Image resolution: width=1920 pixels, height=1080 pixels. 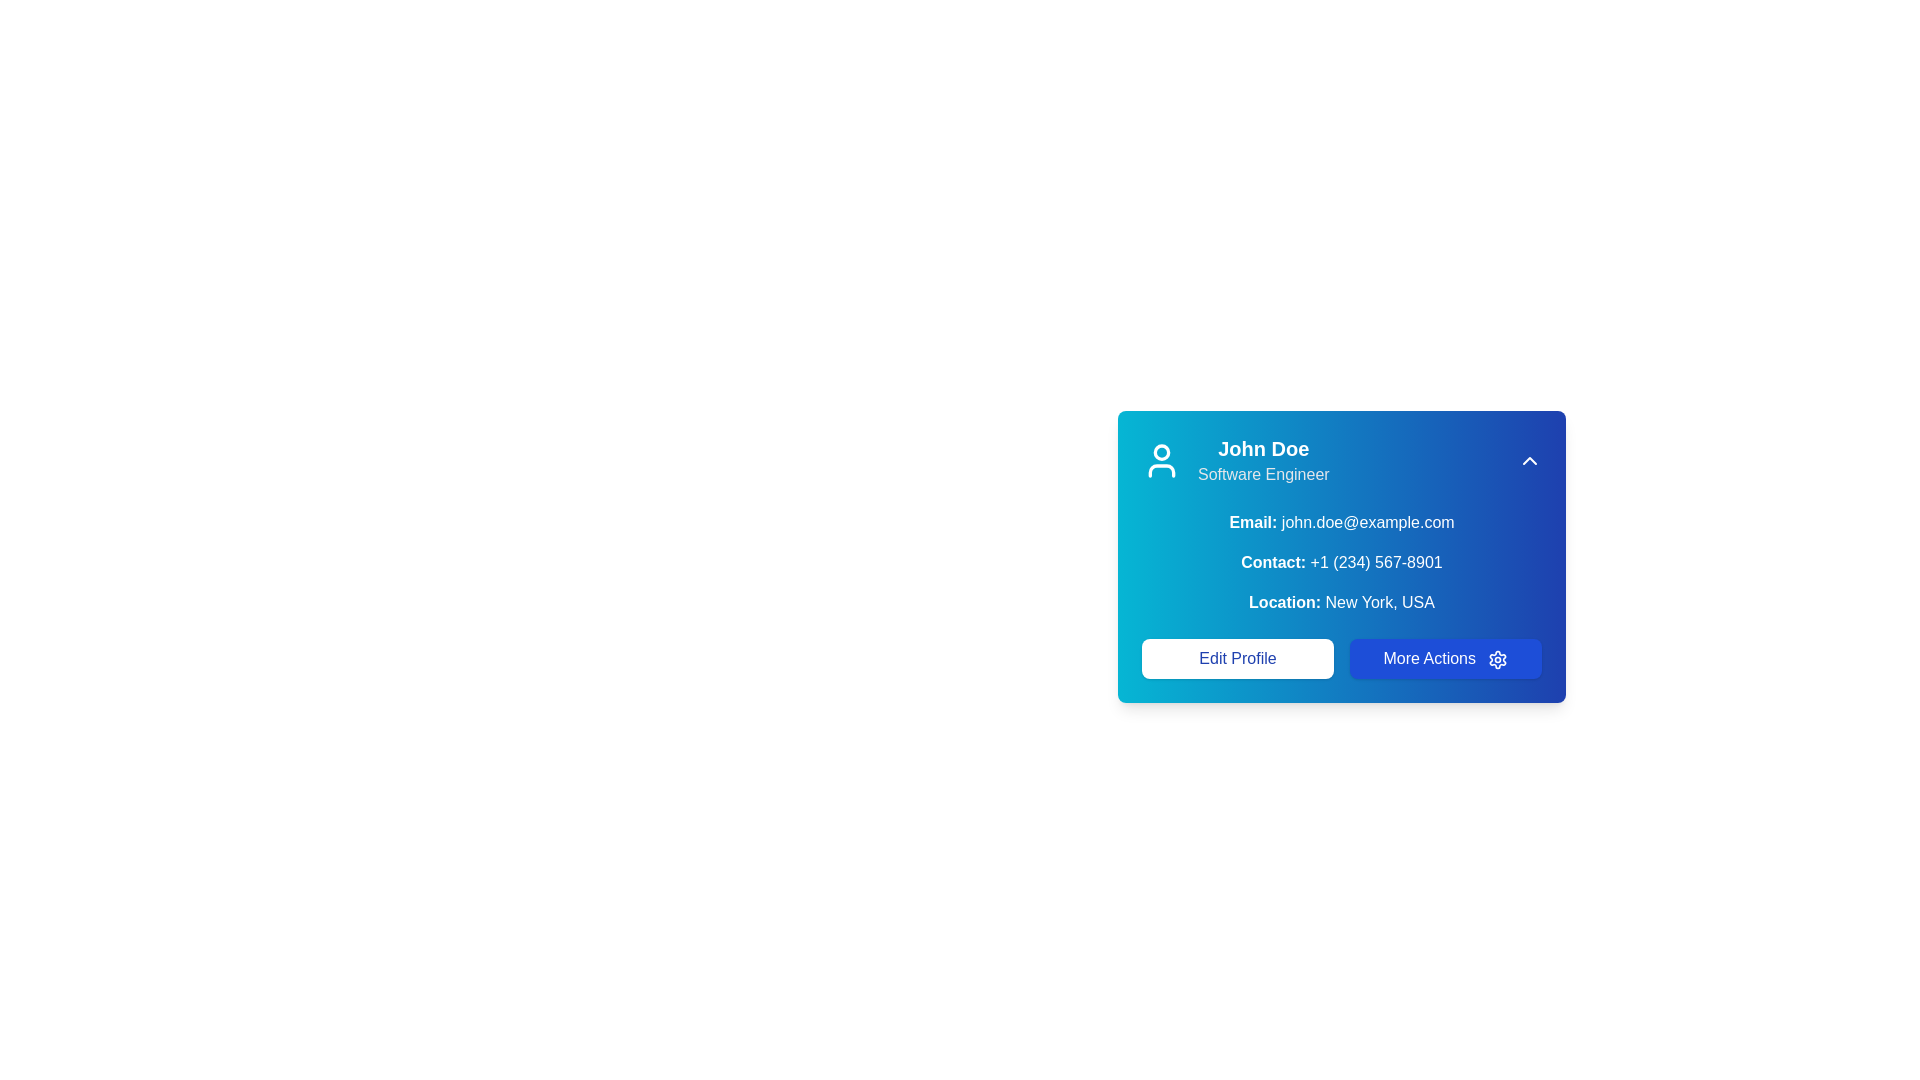 What do you see at coordinates (1342, 522) in the screenshot?
I see `email information displayed in the static text label that shows 'Email: john.doe@example.com', which is styled in white font on a blue gradient background card` at bounding box center [1342, 522].